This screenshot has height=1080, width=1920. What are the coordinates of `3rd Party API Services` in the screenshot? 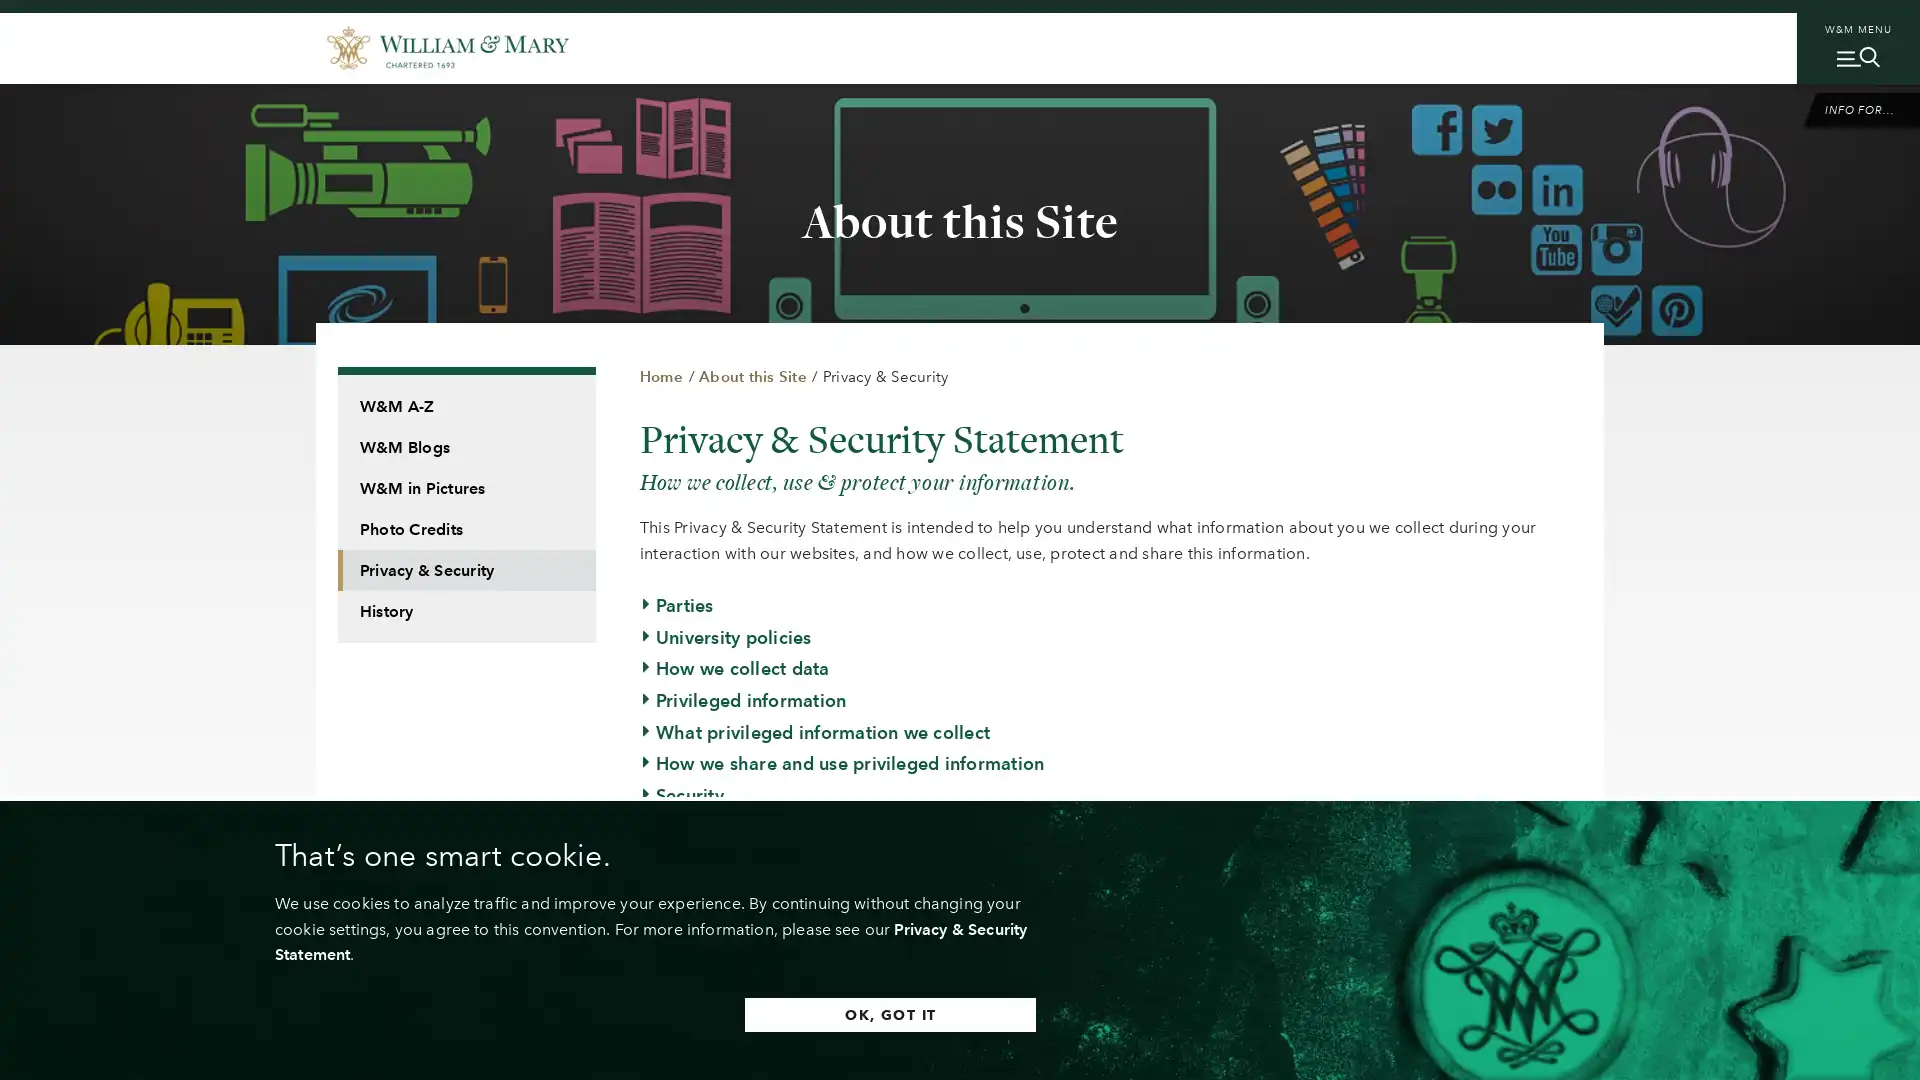 It's located at (741, 952).